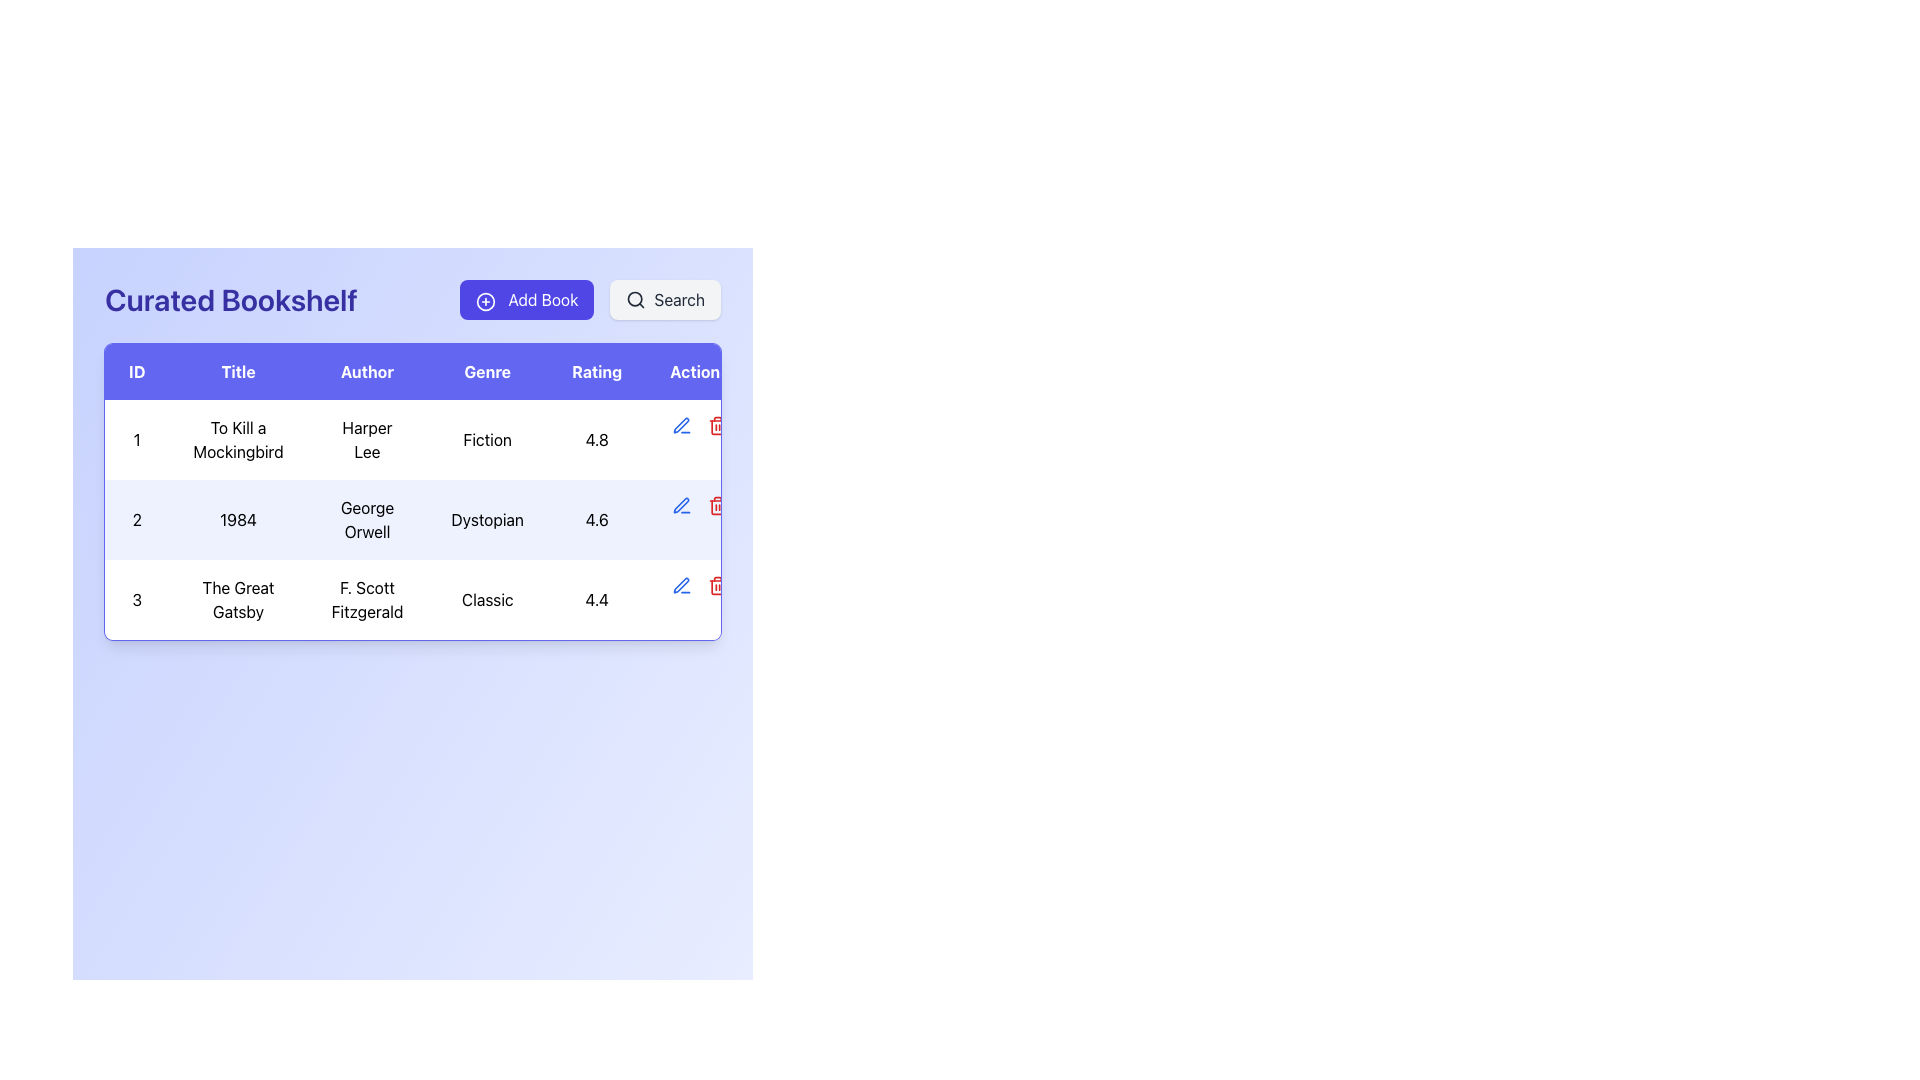  What do you see at coordinates (596, 599) in the screenshot?
I see `the rating display for the book 'The Great Gatsby', located in the last visible column of the third row in the table under the 'Rating' heading` at bounding box center [596, 599].